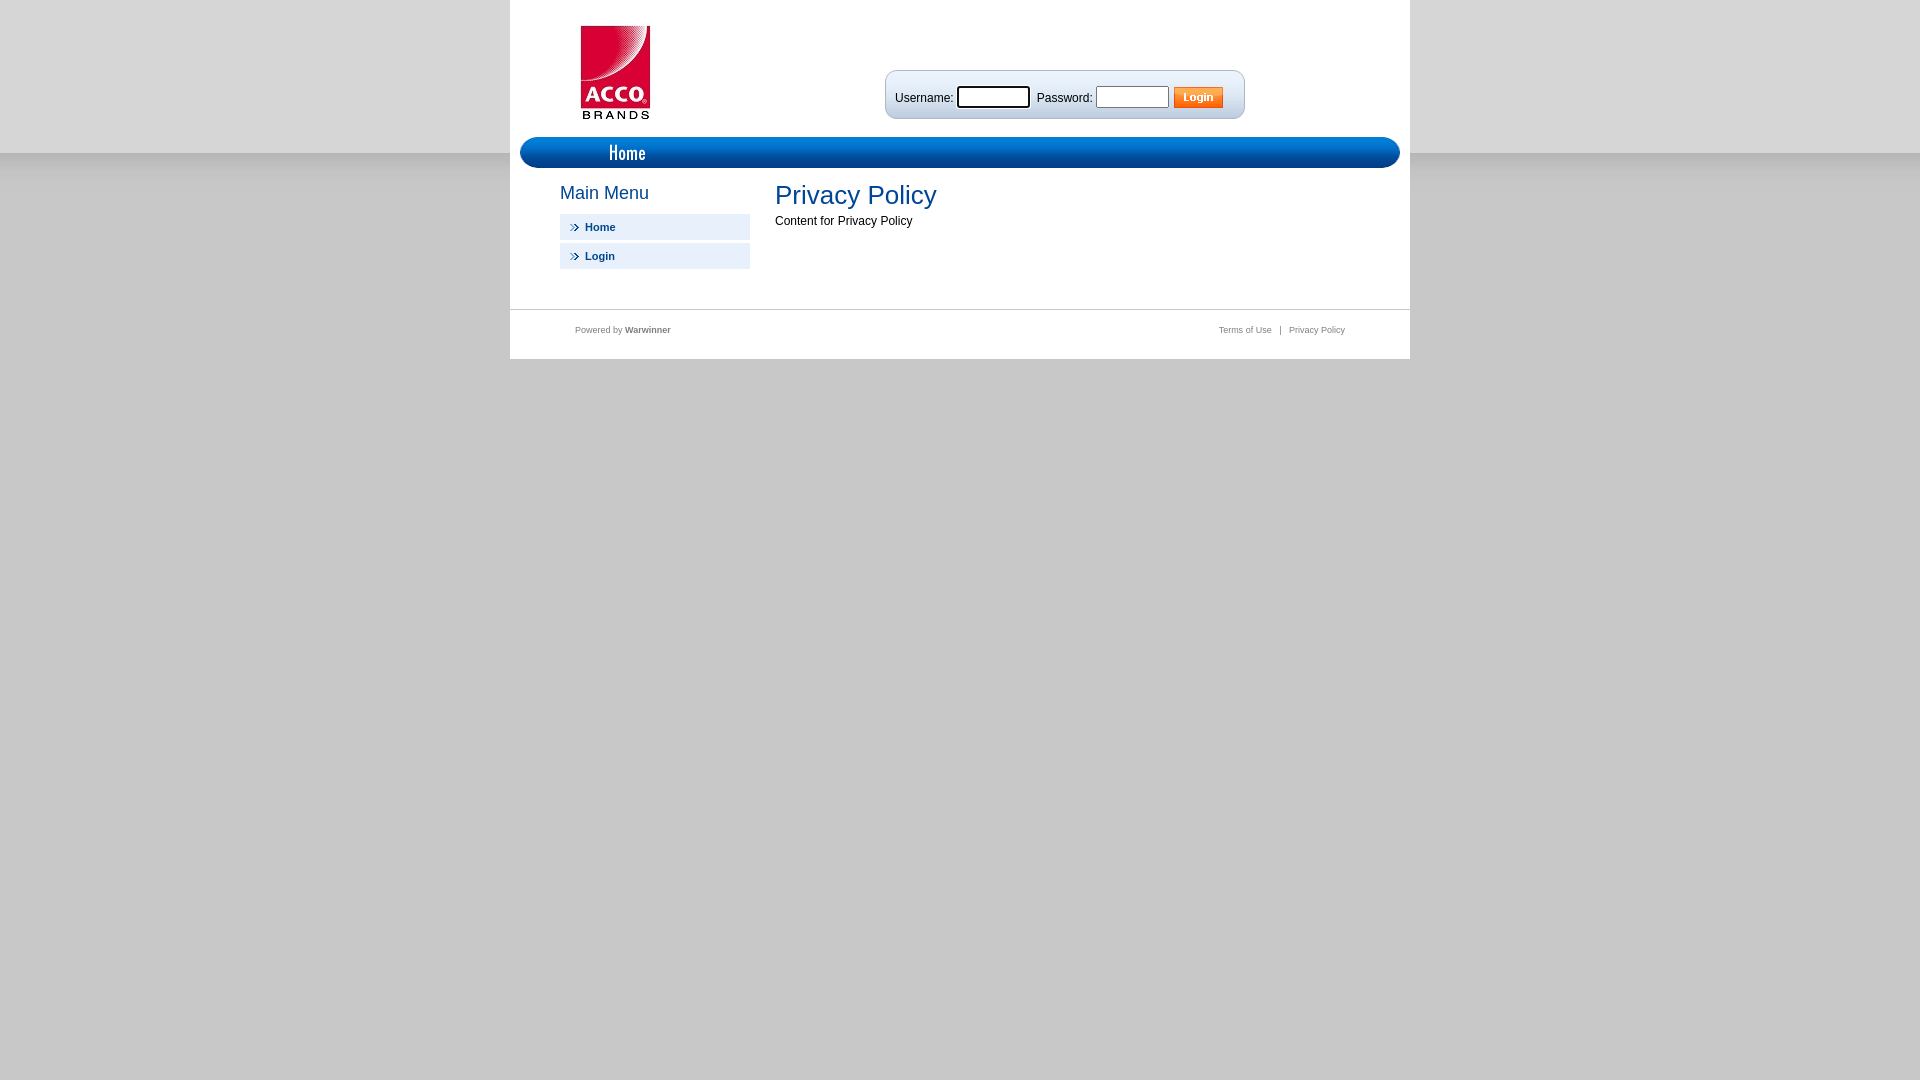 The image size is (1920, 1080). Describe the element at coordinates (1316, 329) in the screenshot. I see `'Privacy Policy'` at that location.